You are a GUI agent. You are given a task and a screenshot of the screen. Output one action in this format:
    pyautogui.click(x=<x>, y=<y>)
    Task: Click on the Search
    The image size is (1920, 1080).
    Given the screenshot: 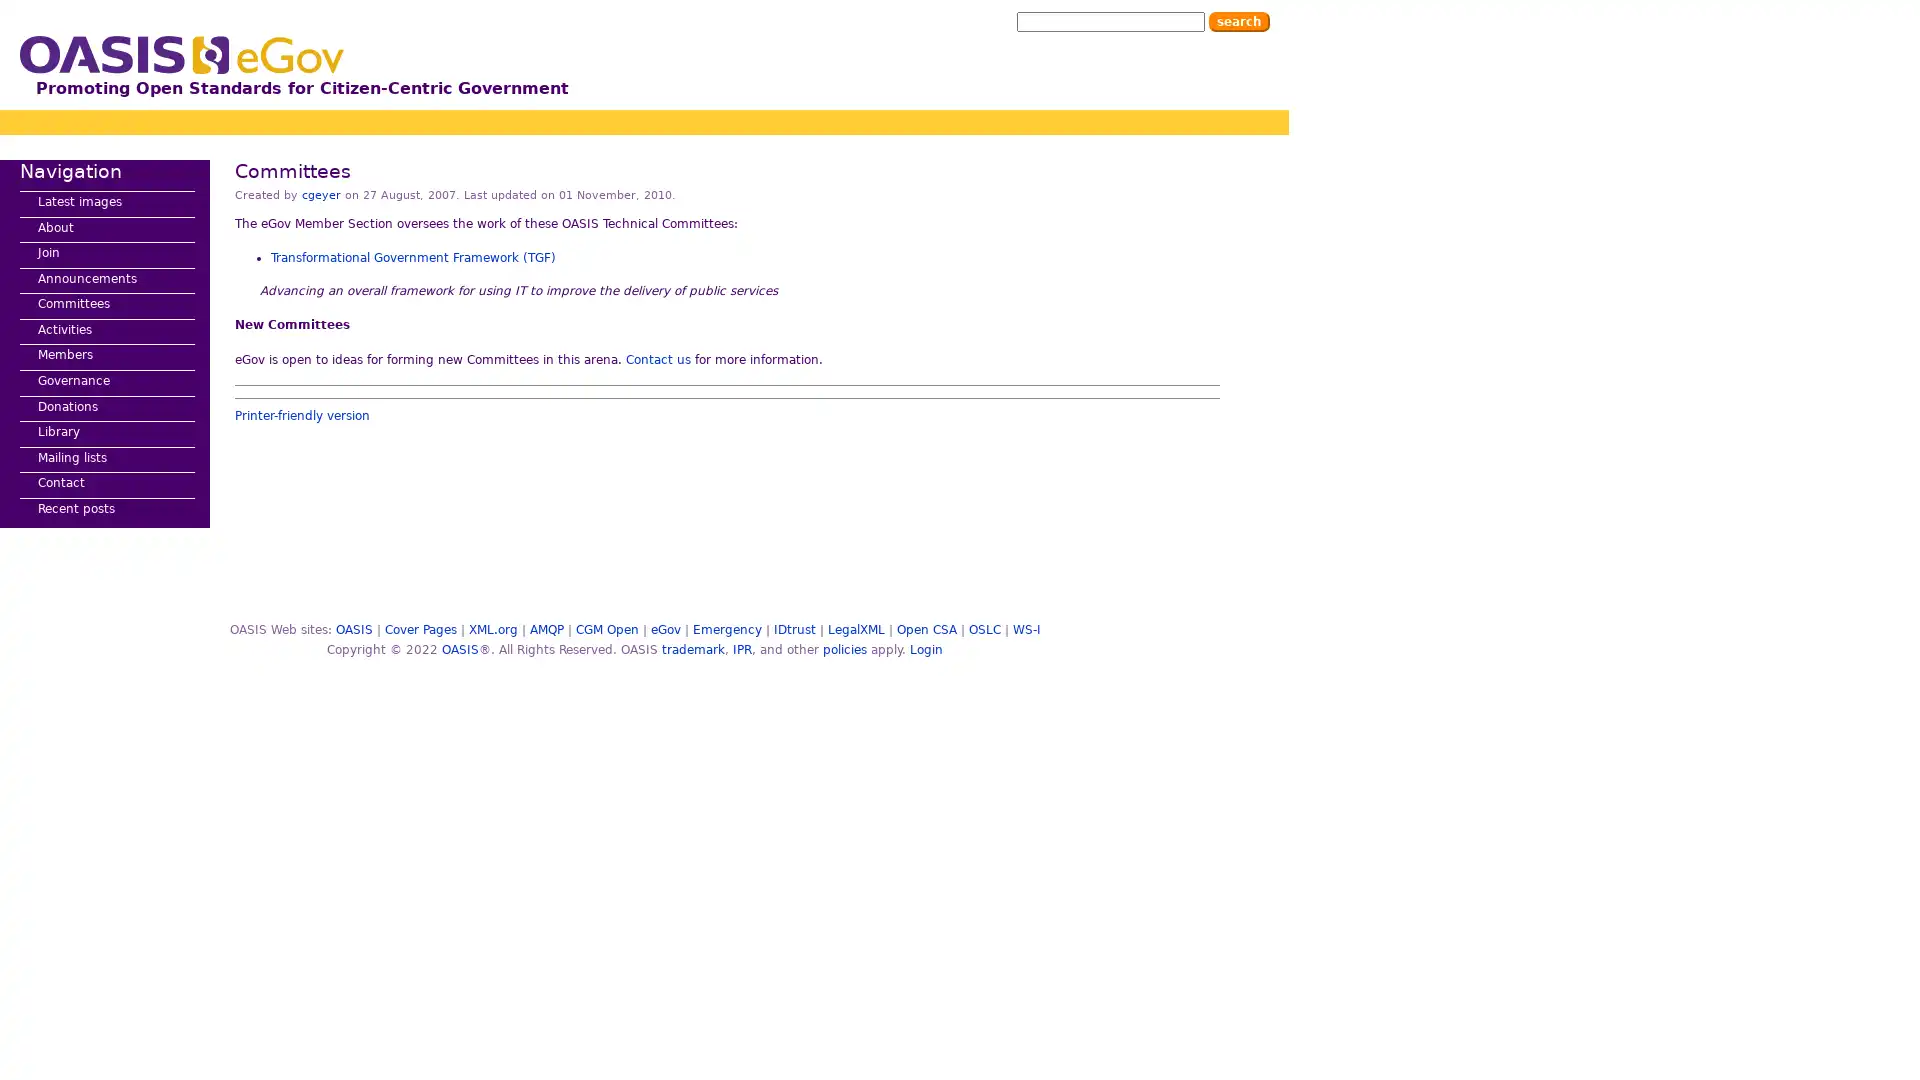 What is the action you would take?
    pyautogui.click(x=1238, y=22)
    